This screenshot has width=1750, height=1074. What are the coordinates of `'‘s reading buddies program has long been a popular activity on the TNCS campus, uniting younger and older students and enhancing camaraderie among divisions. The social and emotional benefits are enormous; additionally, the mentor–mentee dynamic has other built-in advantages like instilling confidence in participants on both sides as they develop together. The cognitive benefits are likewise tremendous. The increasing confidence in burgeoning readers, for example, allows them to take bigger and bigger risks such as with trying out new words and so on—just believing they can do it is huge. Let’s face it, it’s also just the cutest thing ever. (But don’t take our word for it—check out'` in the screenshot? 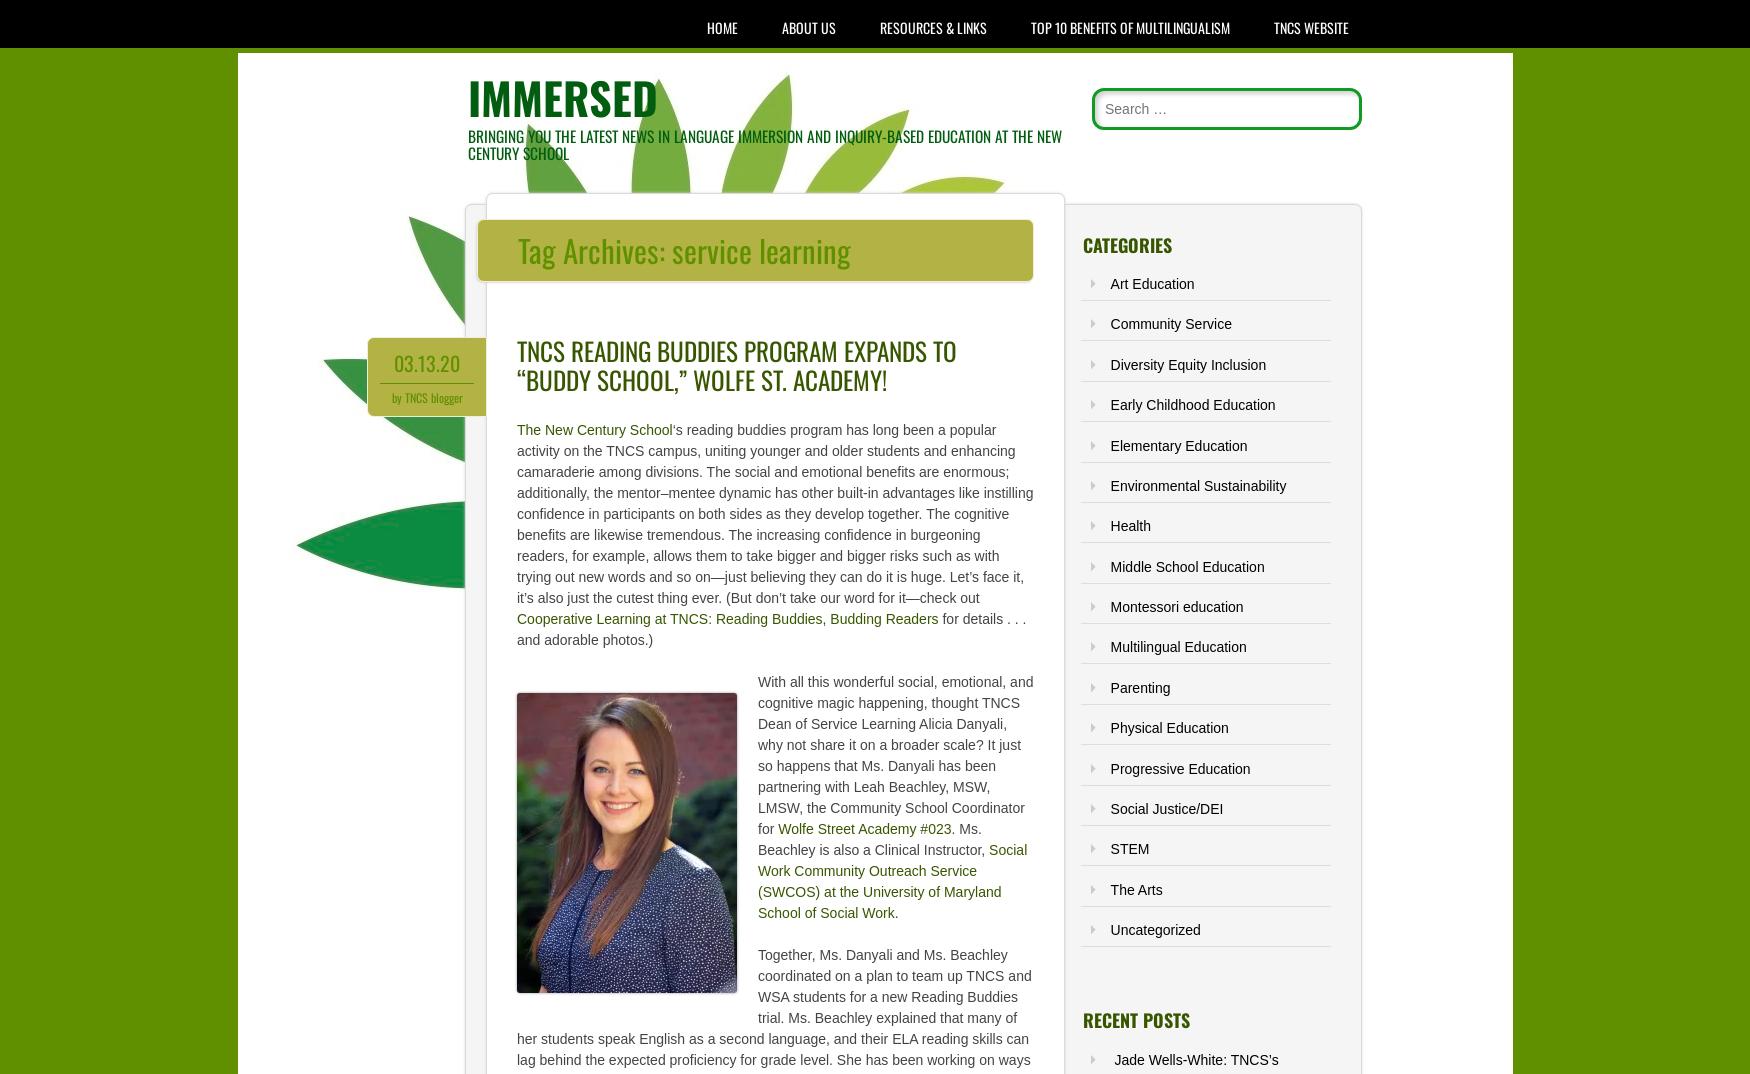 It's located at (515, 513).